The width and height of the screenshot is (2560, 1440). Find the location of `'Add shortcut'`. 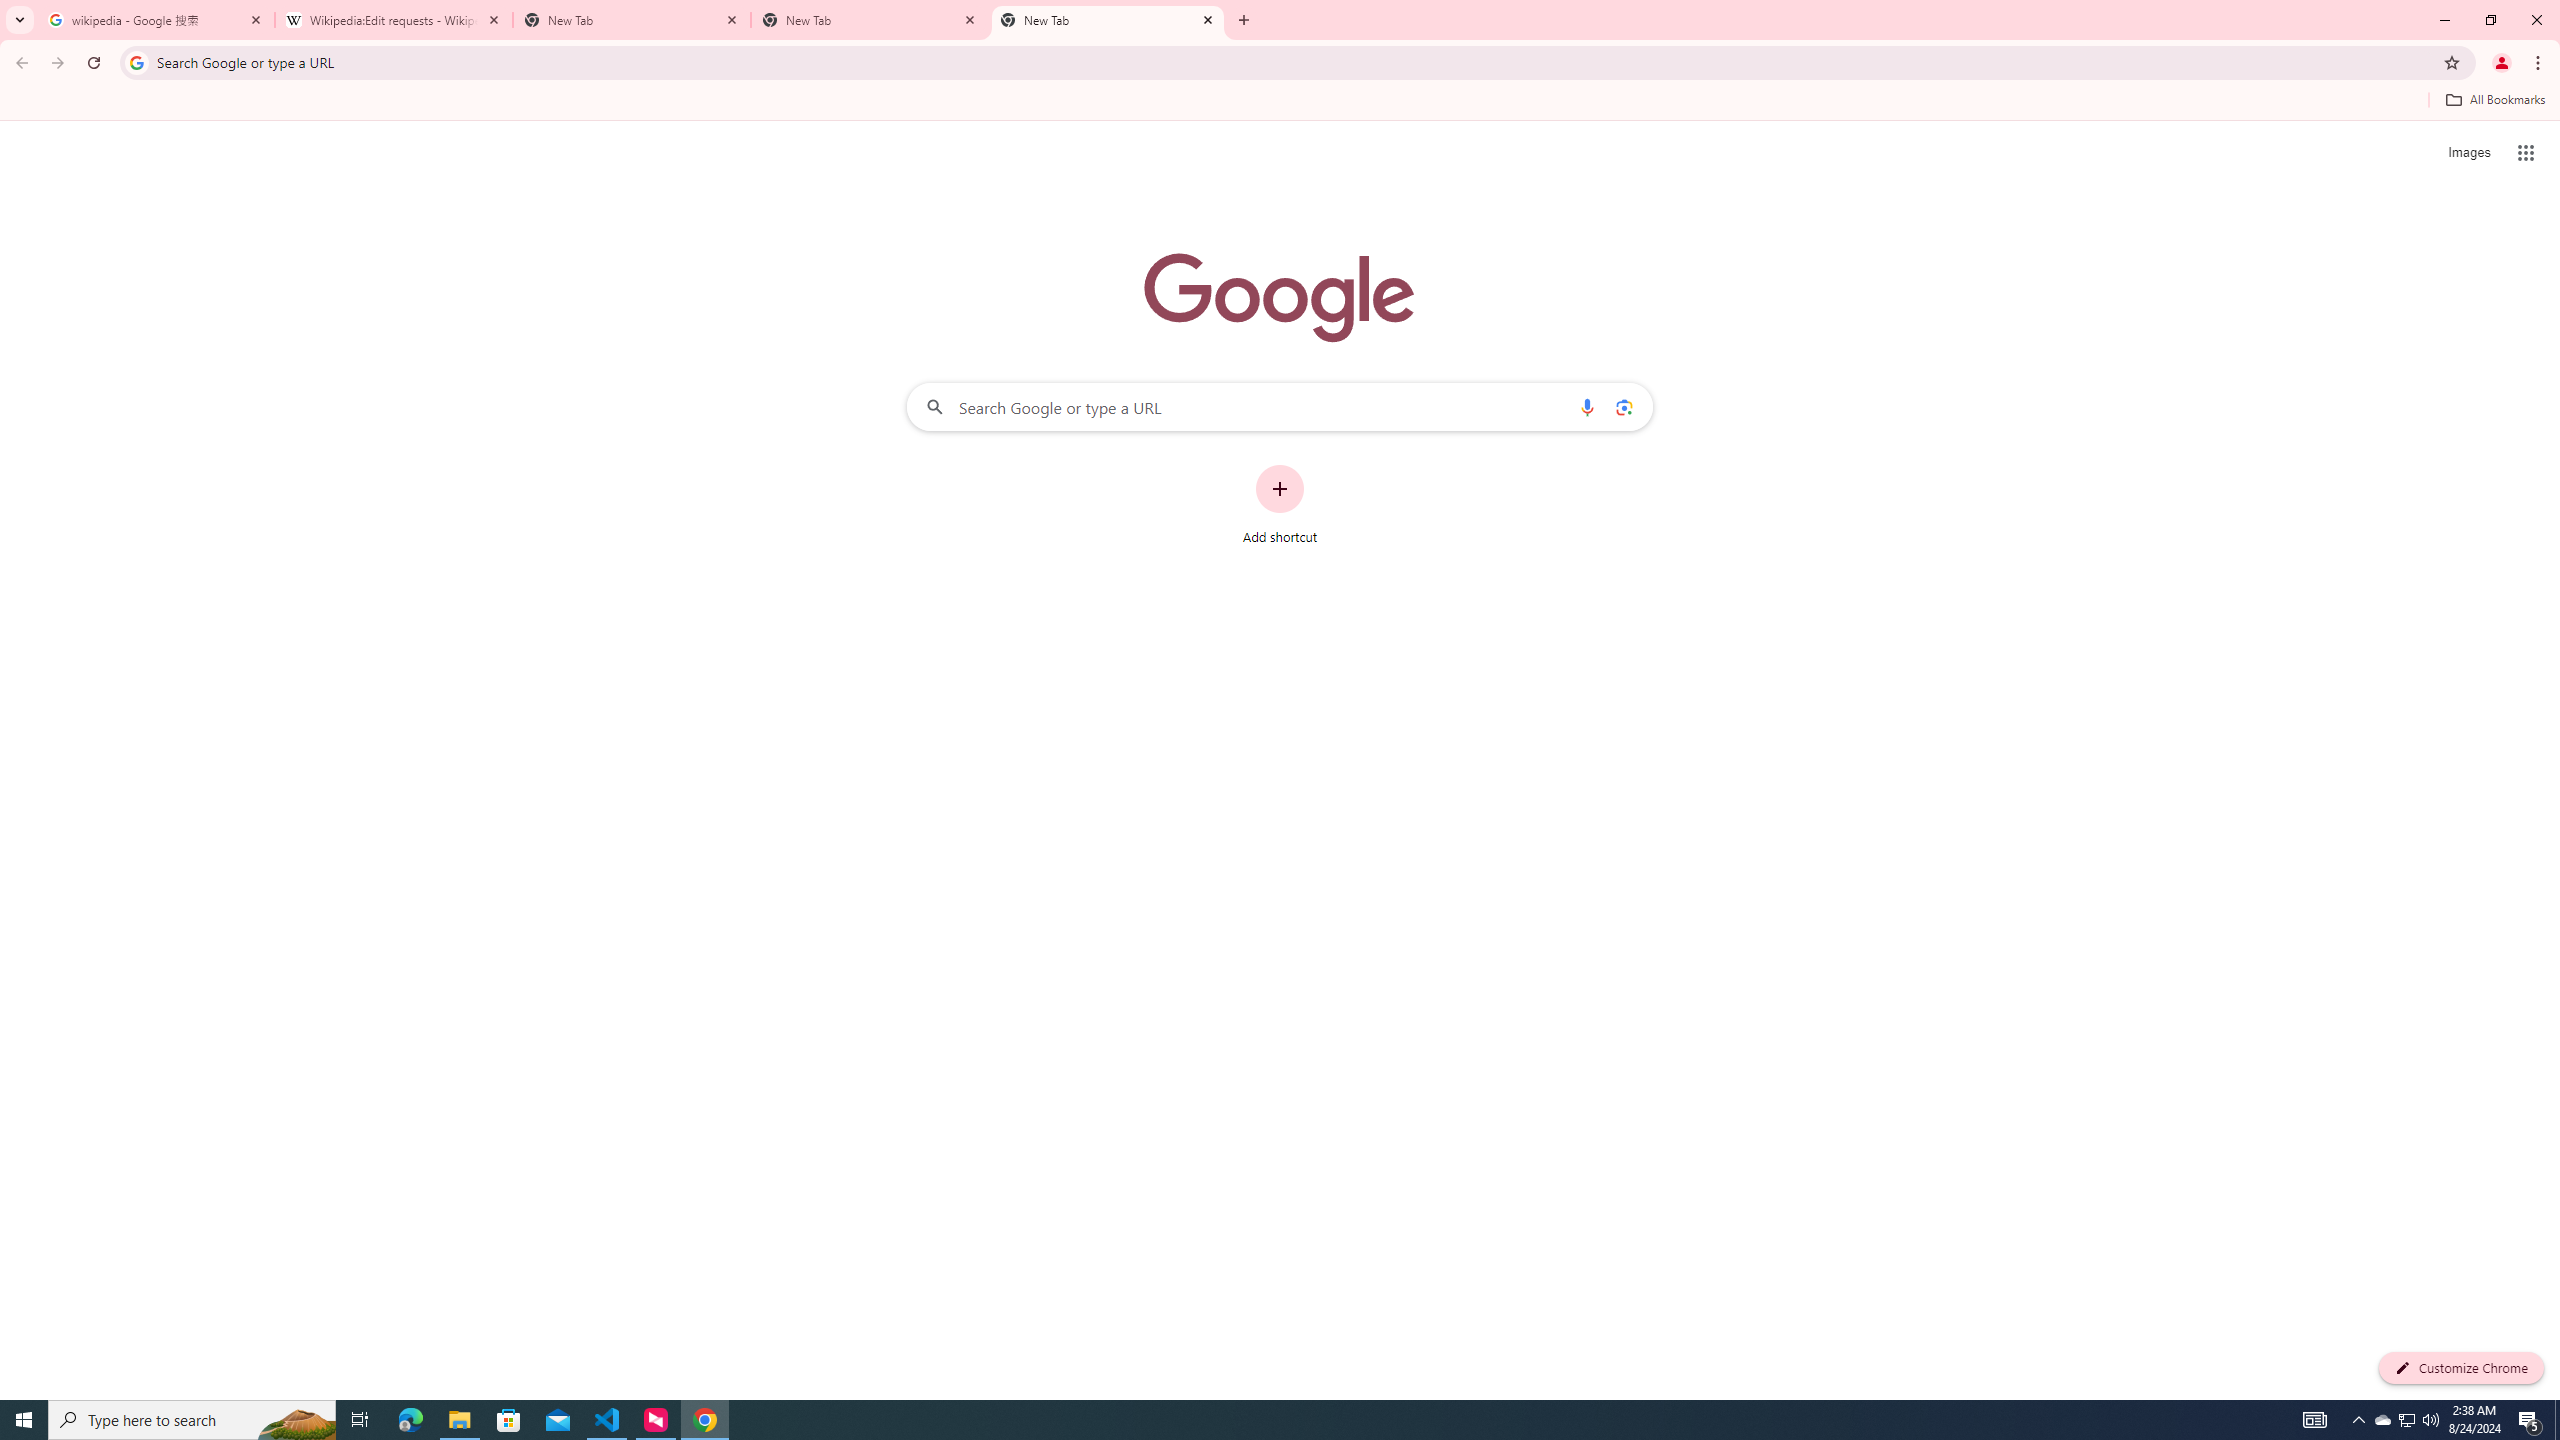

'Add shortcut' is located at coordinates (1280, 505).